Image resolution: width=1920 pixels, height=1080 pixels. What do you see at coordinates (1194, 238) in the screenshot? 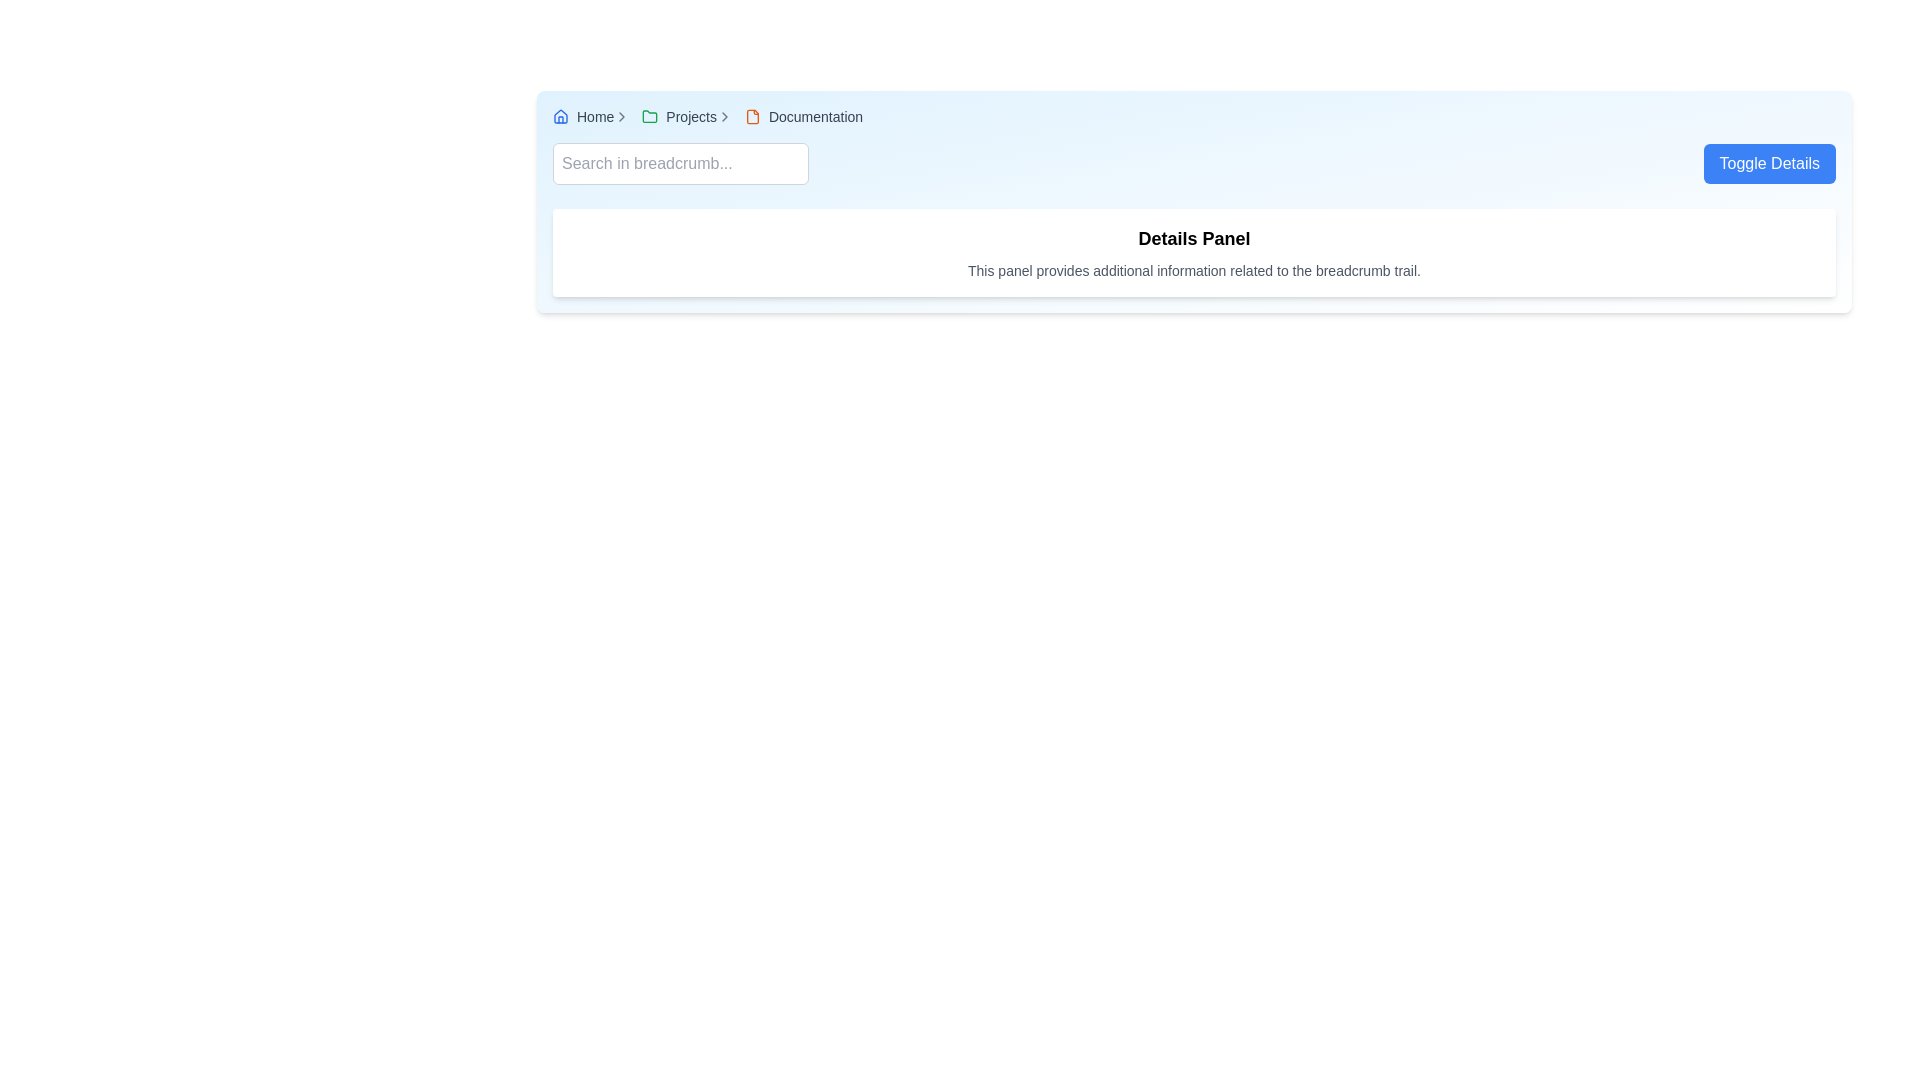
I see `the Text heading that serves as a title for the panel, positioned at the top-center of the interface` at bounding box center [1194, 238].